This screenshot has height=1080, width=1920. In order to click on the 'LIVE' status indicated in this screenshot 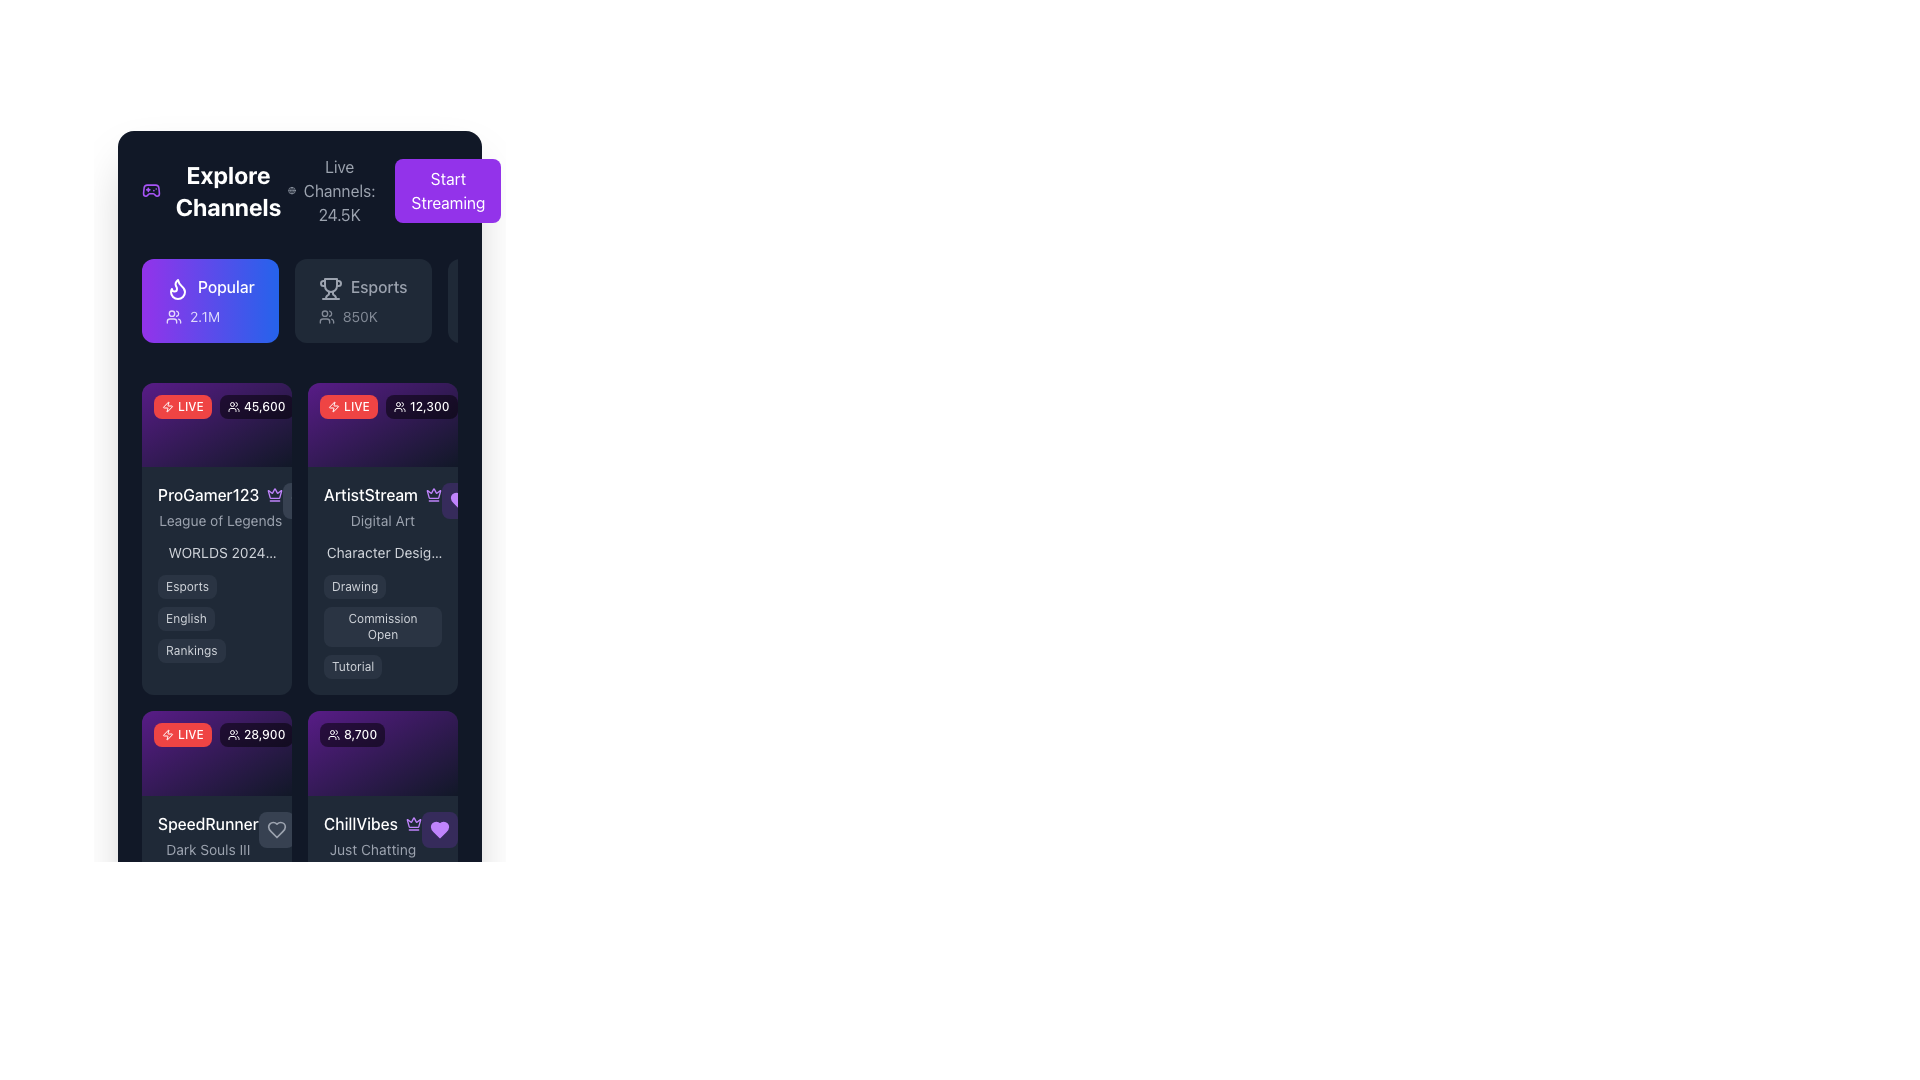, I will do `click(182, 735)`.